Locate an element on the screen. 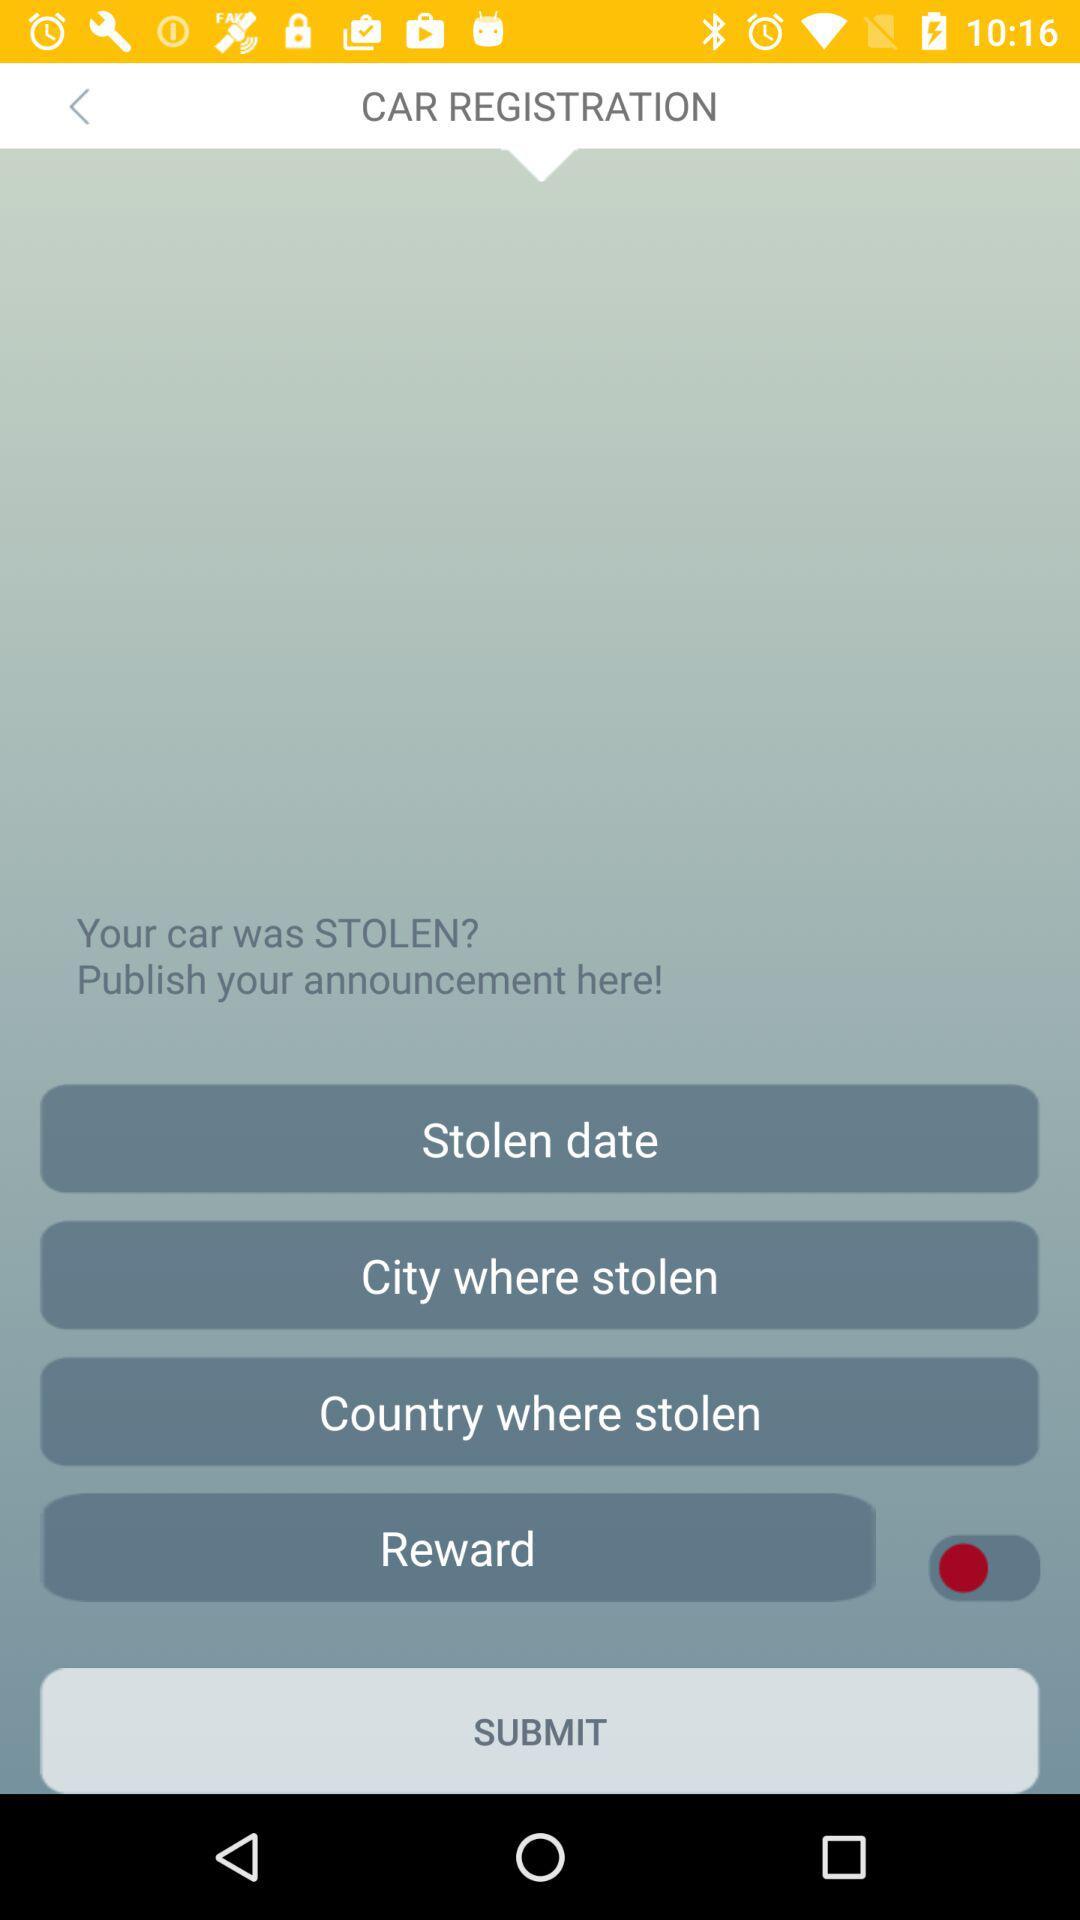 The width and height of the screenshot is (1080, 1920). the item to the left of the car registration icon is located at coordinates (77, 104).